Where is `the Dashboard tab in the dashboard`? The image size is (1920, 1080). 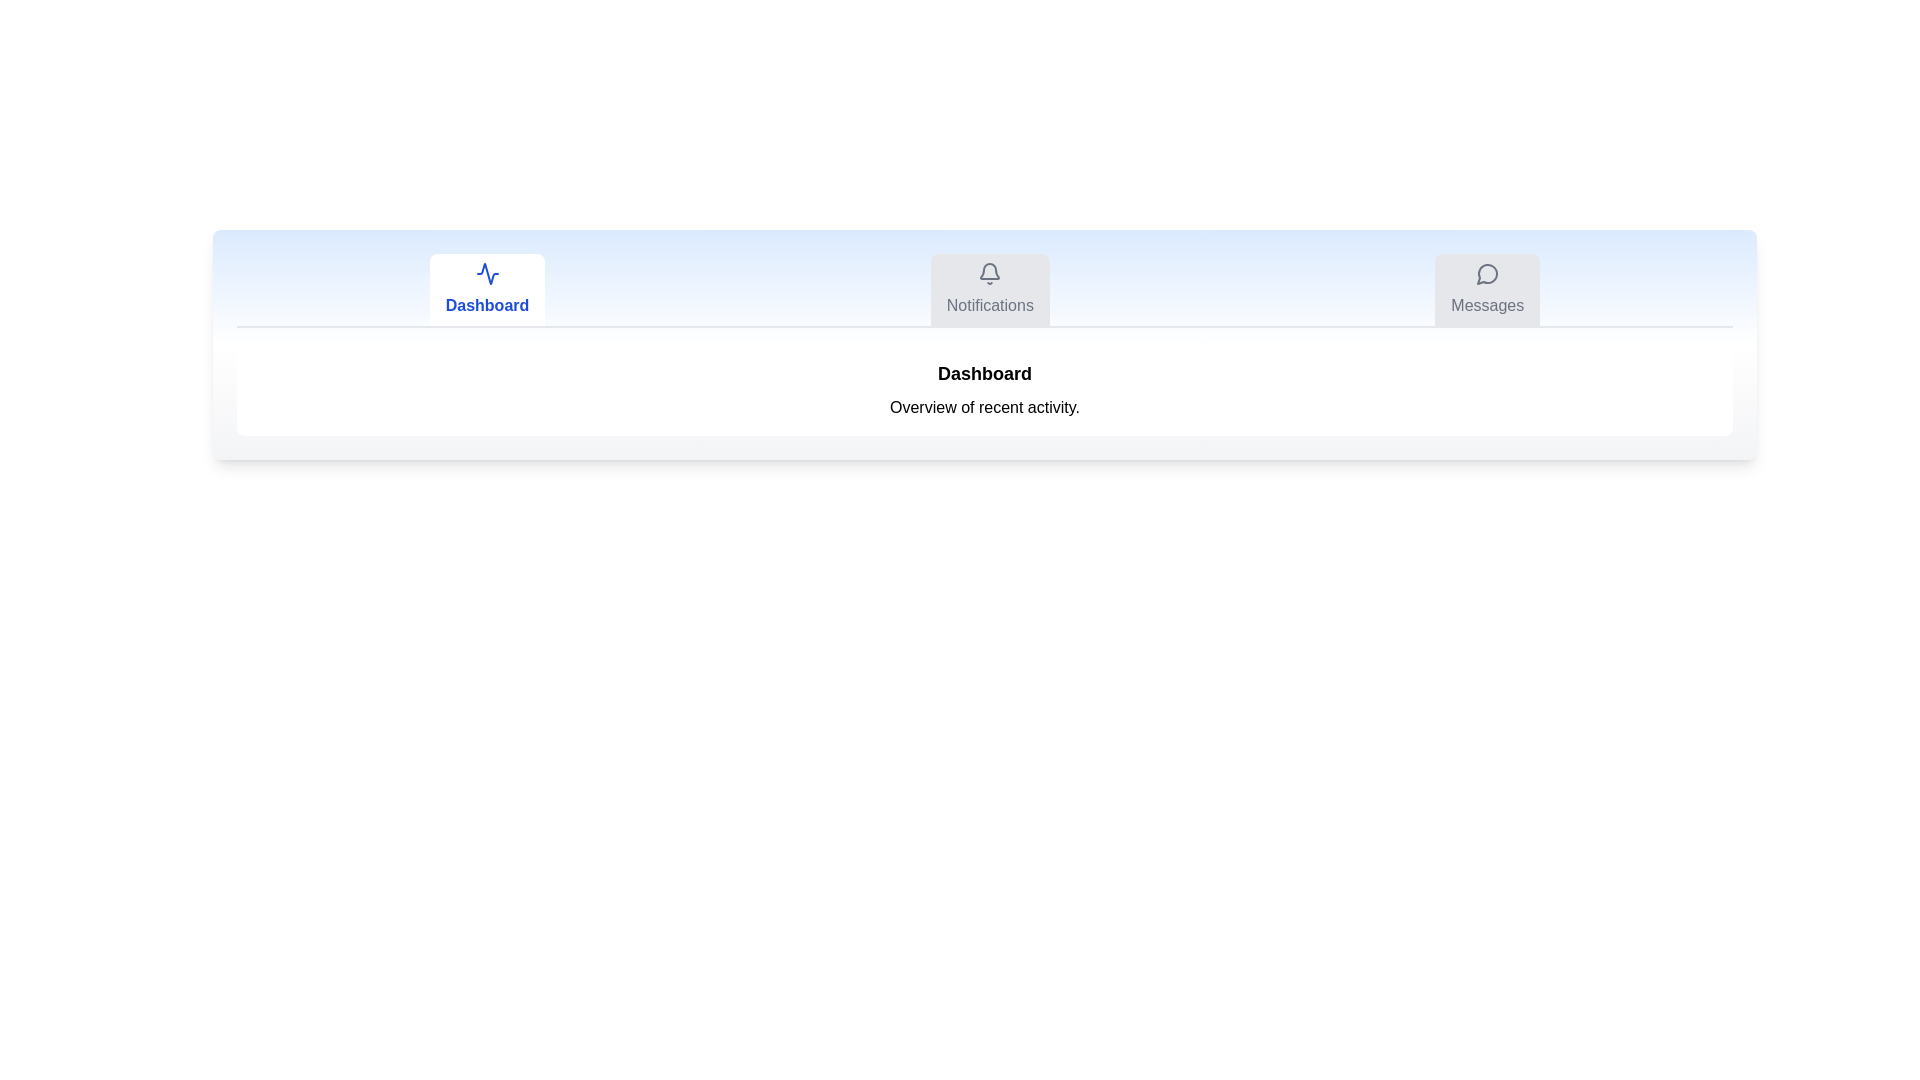 the Dashboard tab in the dashboard is located at coordinates (487, 289).